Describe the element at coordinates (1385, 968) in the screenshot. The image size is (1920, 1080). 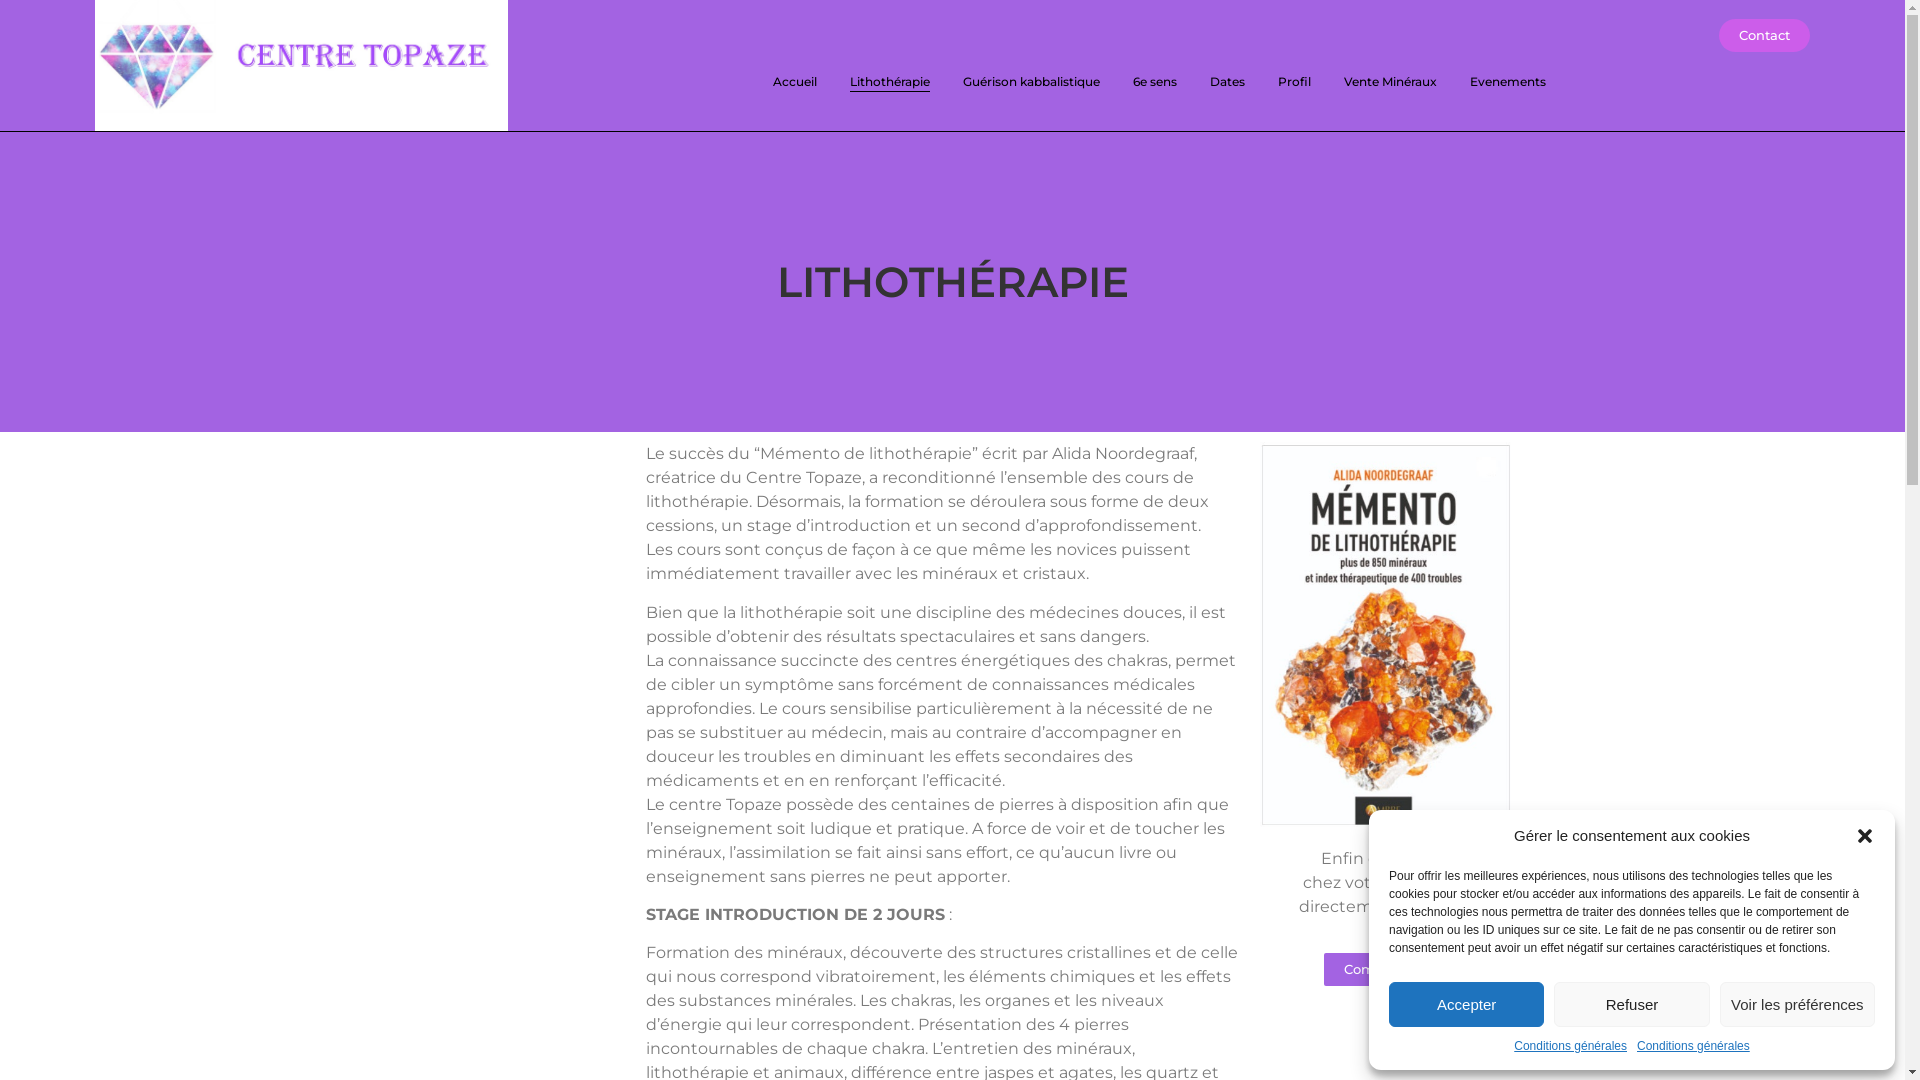
I see `'Commander'` at that location.